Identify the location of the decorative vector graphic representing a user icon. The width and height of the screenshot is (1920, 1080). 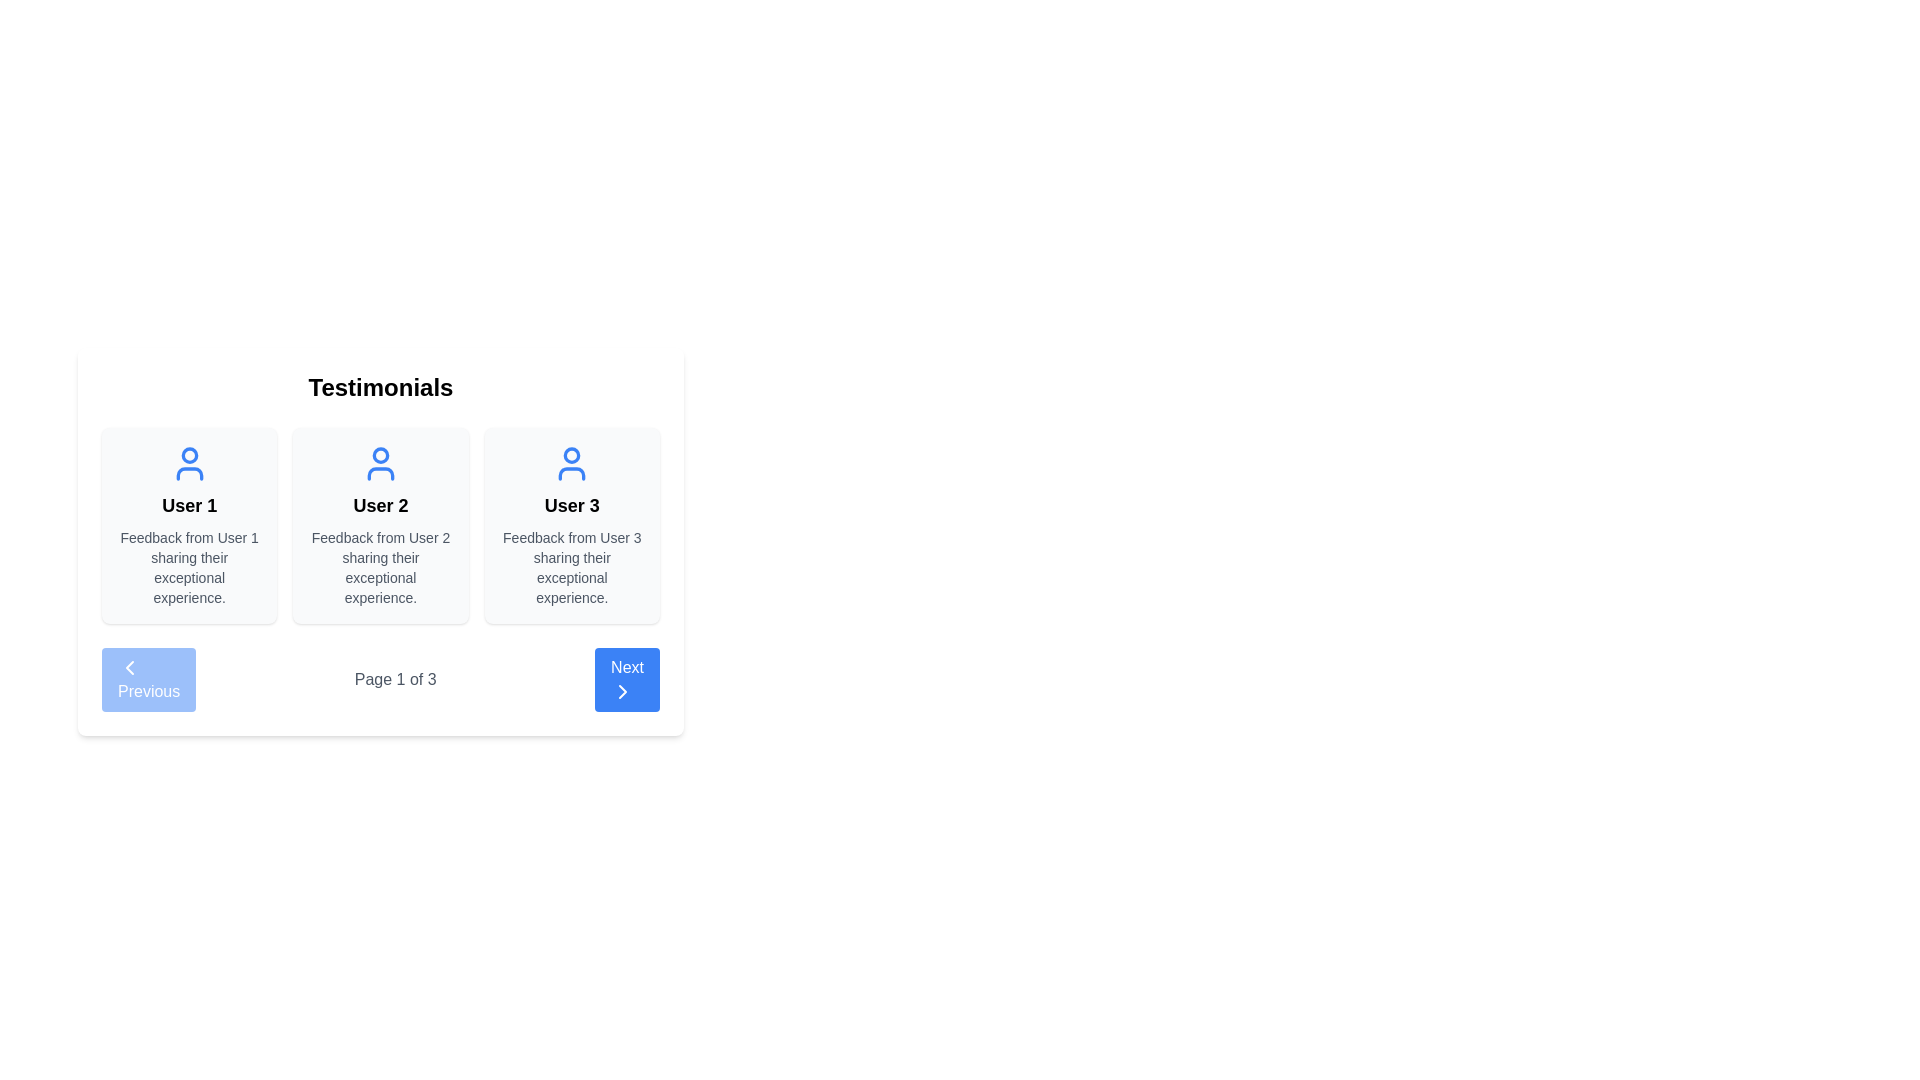
(571, 474).